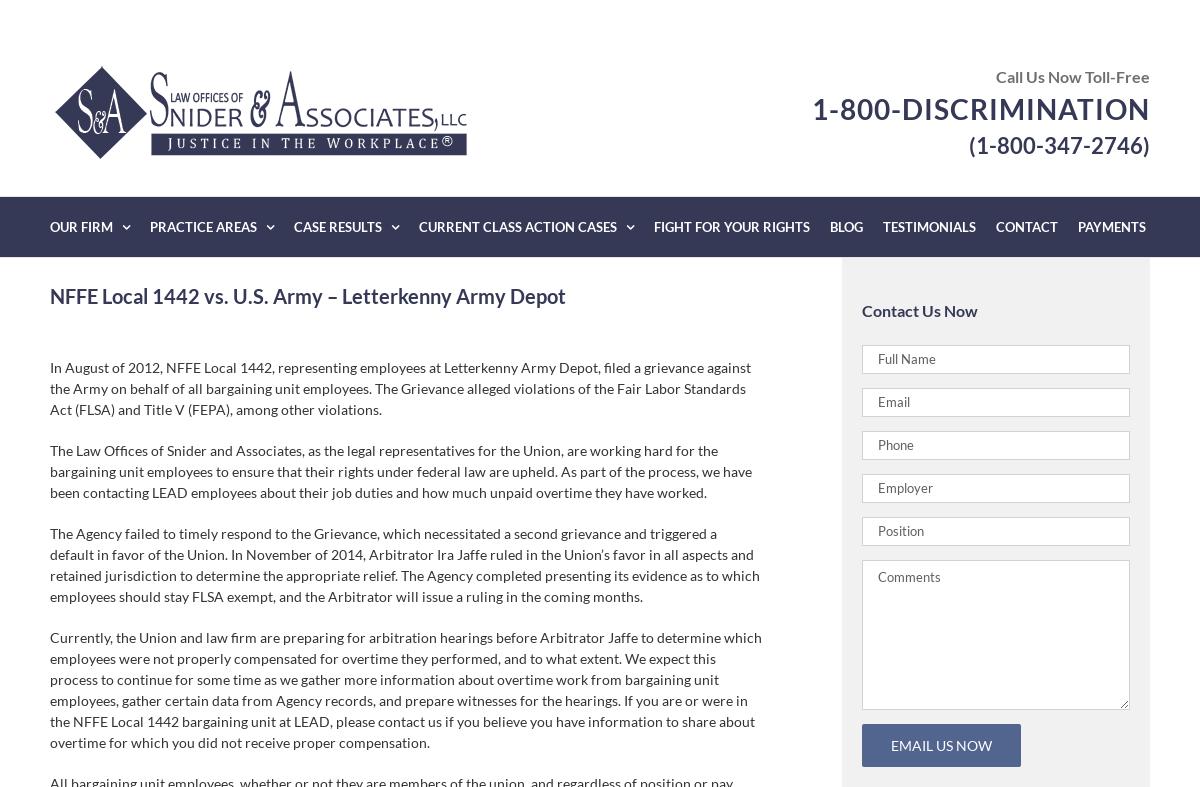 The height and width of the screenshot is (787, 1200). What do you see at coordinates (400, 387) in the screenshot?
I see `'In August of 2012, NFFE Local 1442, representing employees at Letterkenny Army Depot, filed a grievance against the Army on behalf of all bargaining unit employees. The Grievance alleged violations of the Fair Labor Standards Act (FLSA) and Title V (FEPA), among other violations.'` at bounding box center [400, 387].